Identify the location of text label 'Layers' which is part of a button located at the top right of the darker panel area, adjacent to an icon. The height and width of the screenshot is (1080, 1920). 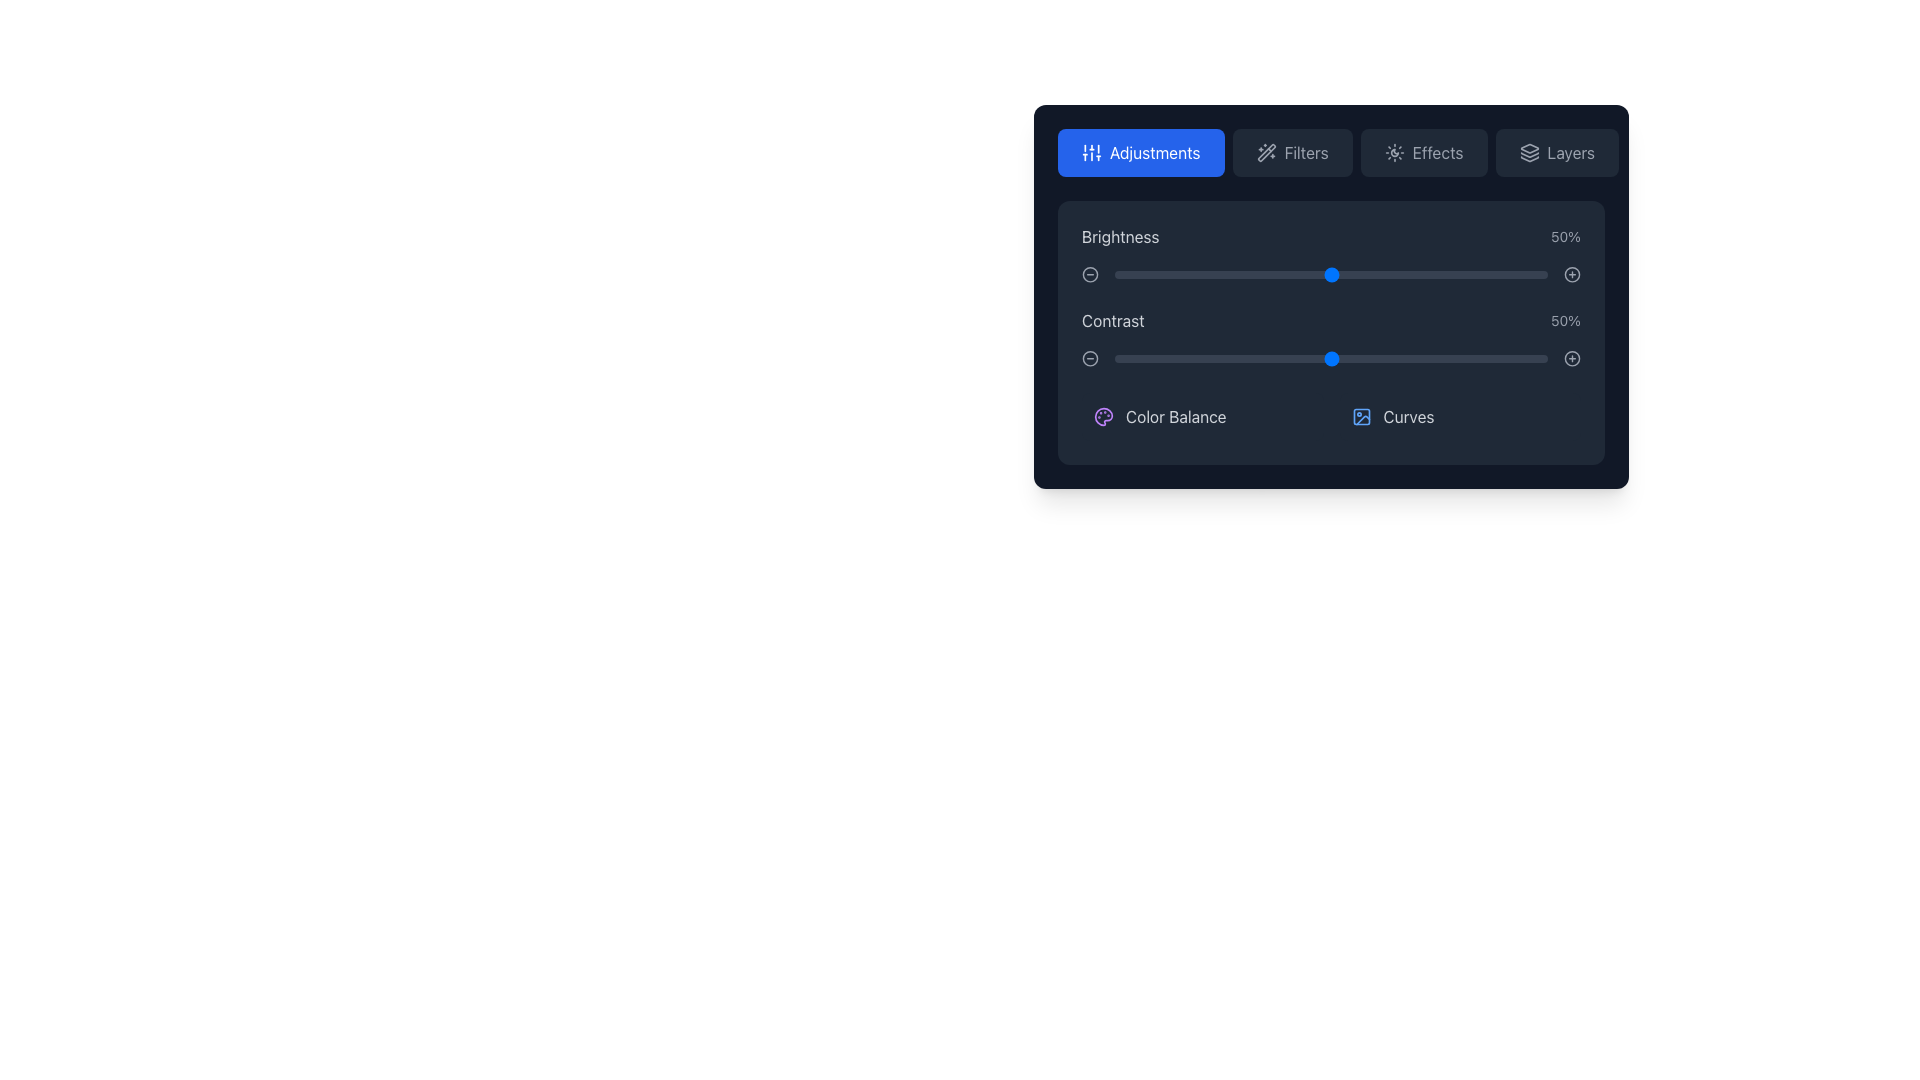
(1570, 152).